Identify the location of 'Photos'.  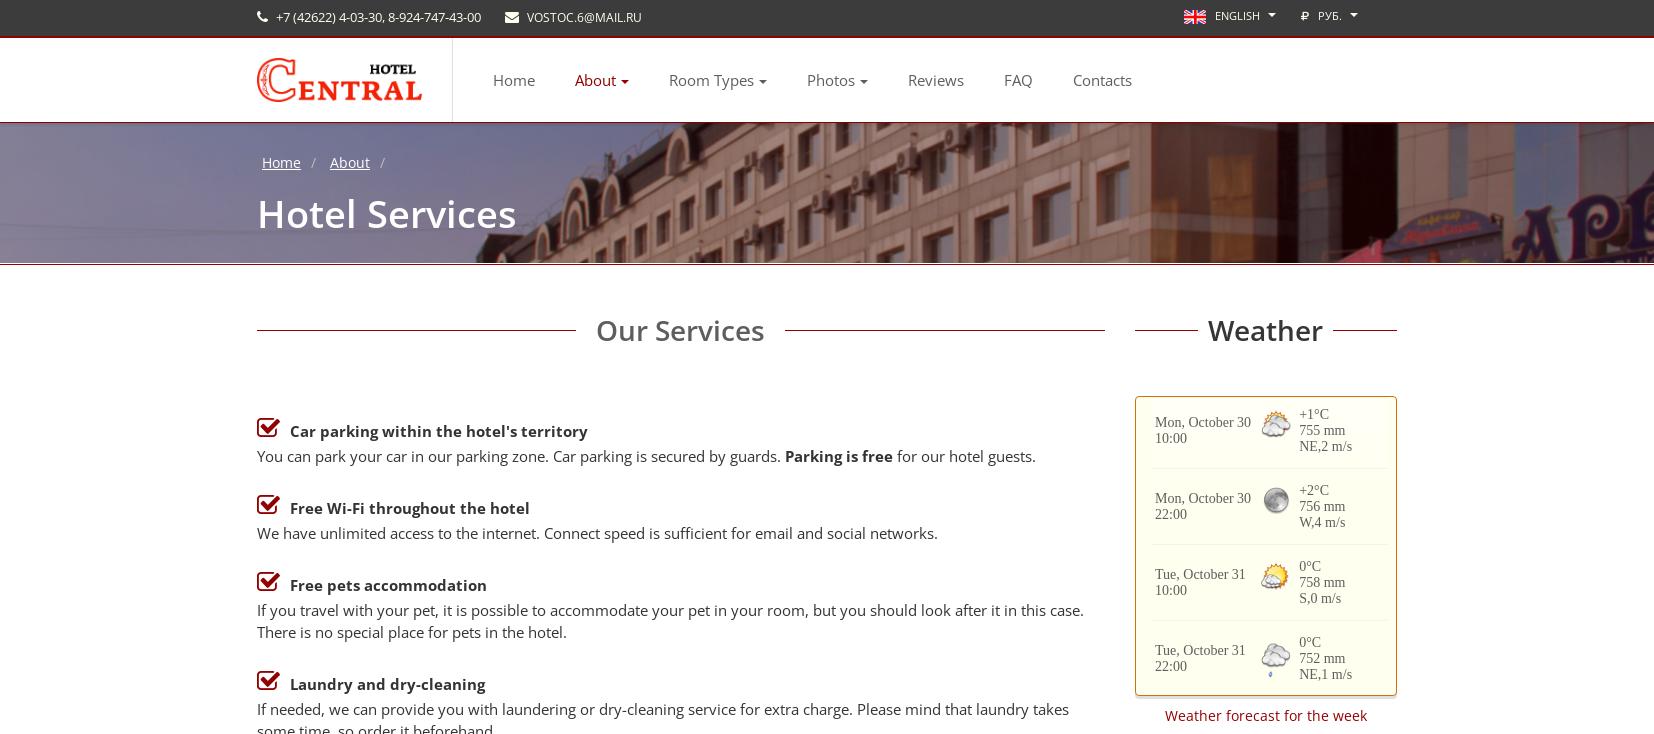
(829, 78).